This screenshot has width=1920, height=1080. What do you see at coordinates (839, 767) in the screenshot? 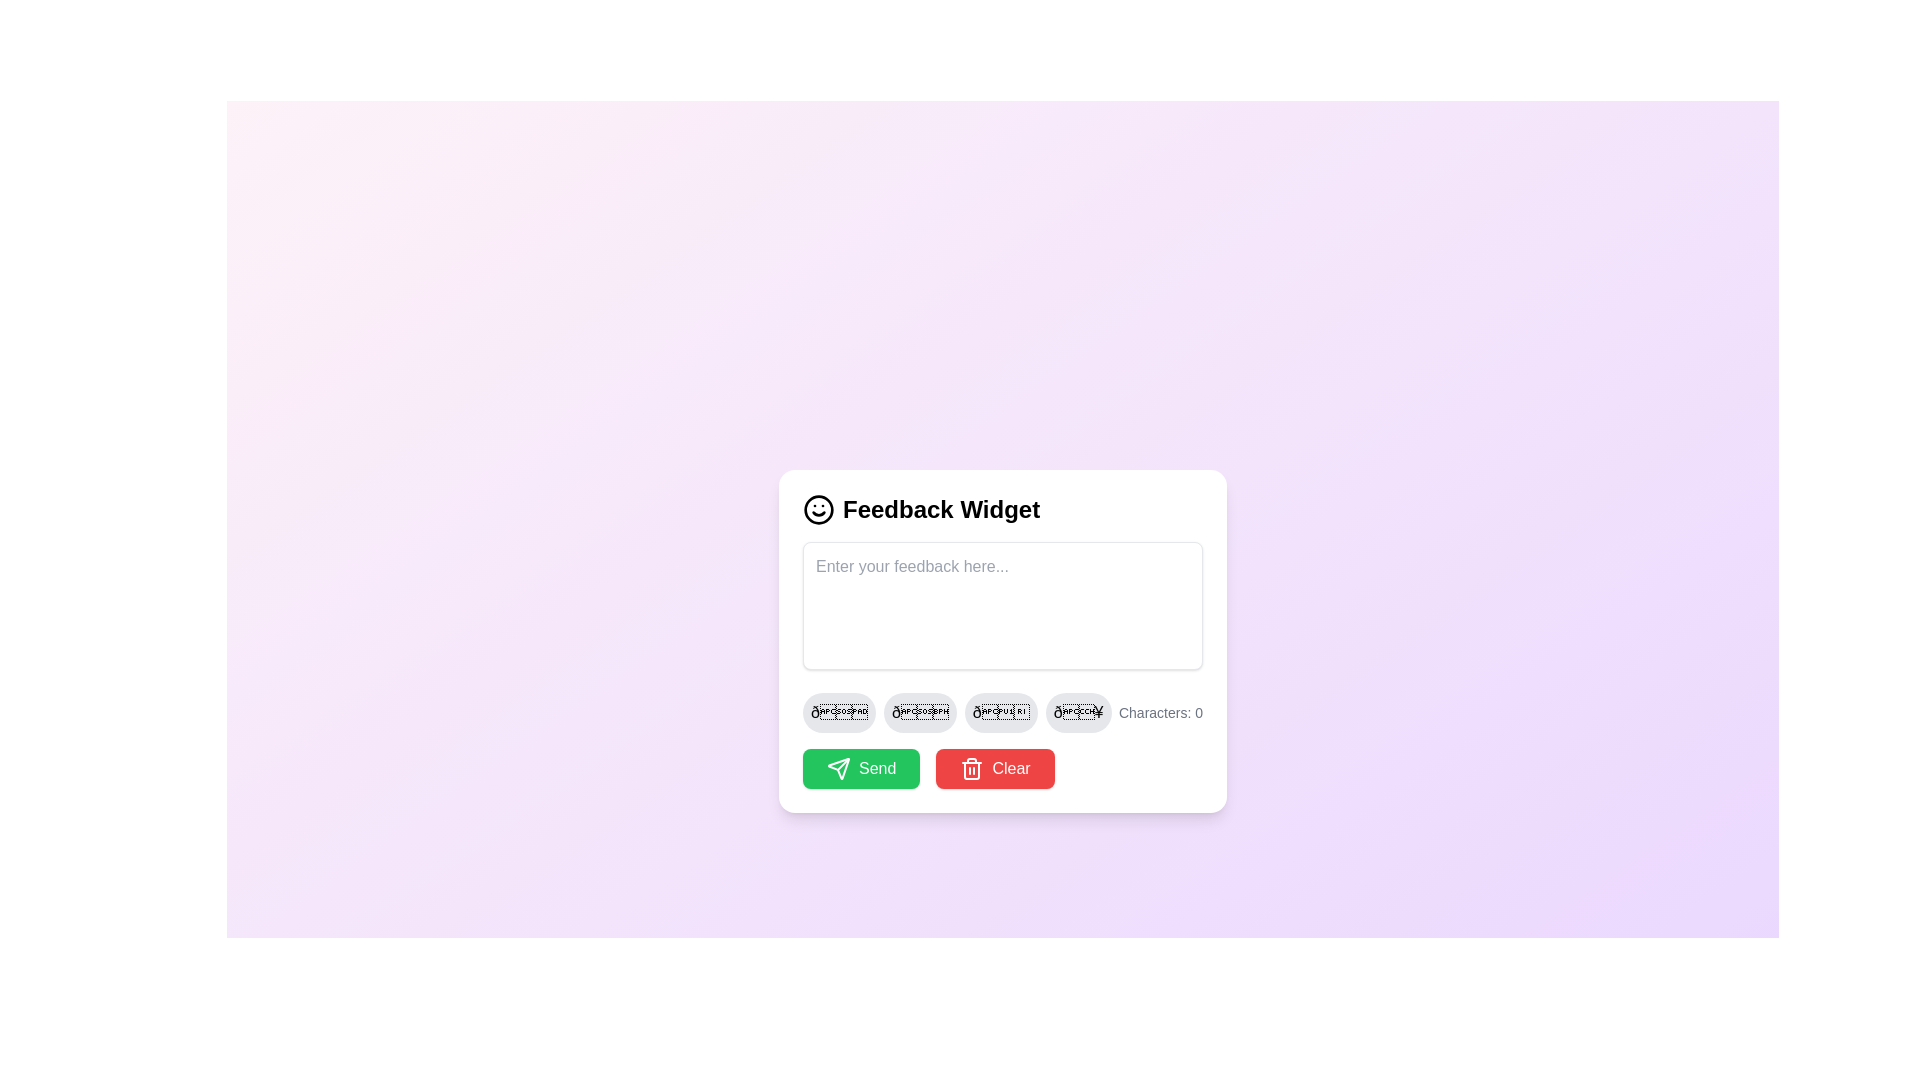
I see `the 'Send' icon within the green button located below the feedback input field` at bounding box center [839, 767].